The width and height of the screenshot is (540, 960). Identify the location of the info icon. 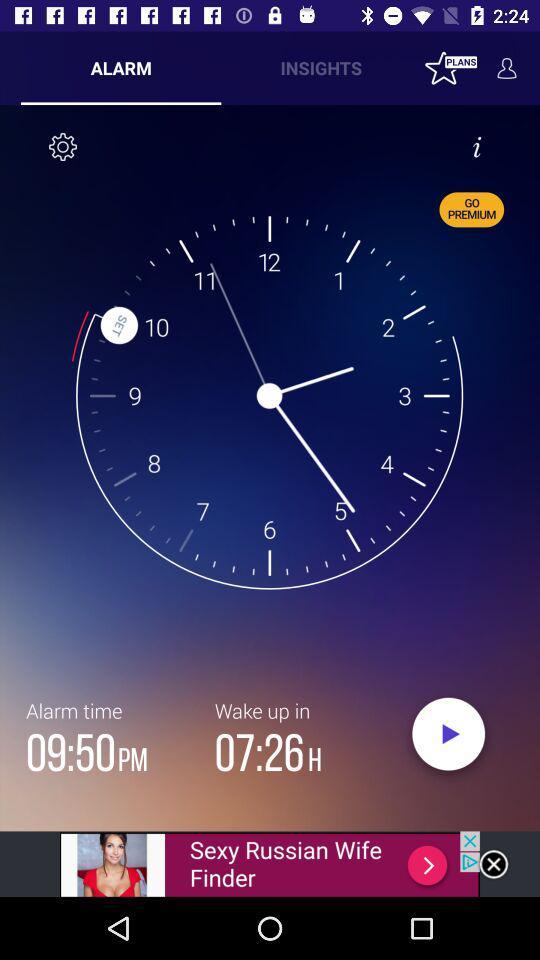
(475, 145).